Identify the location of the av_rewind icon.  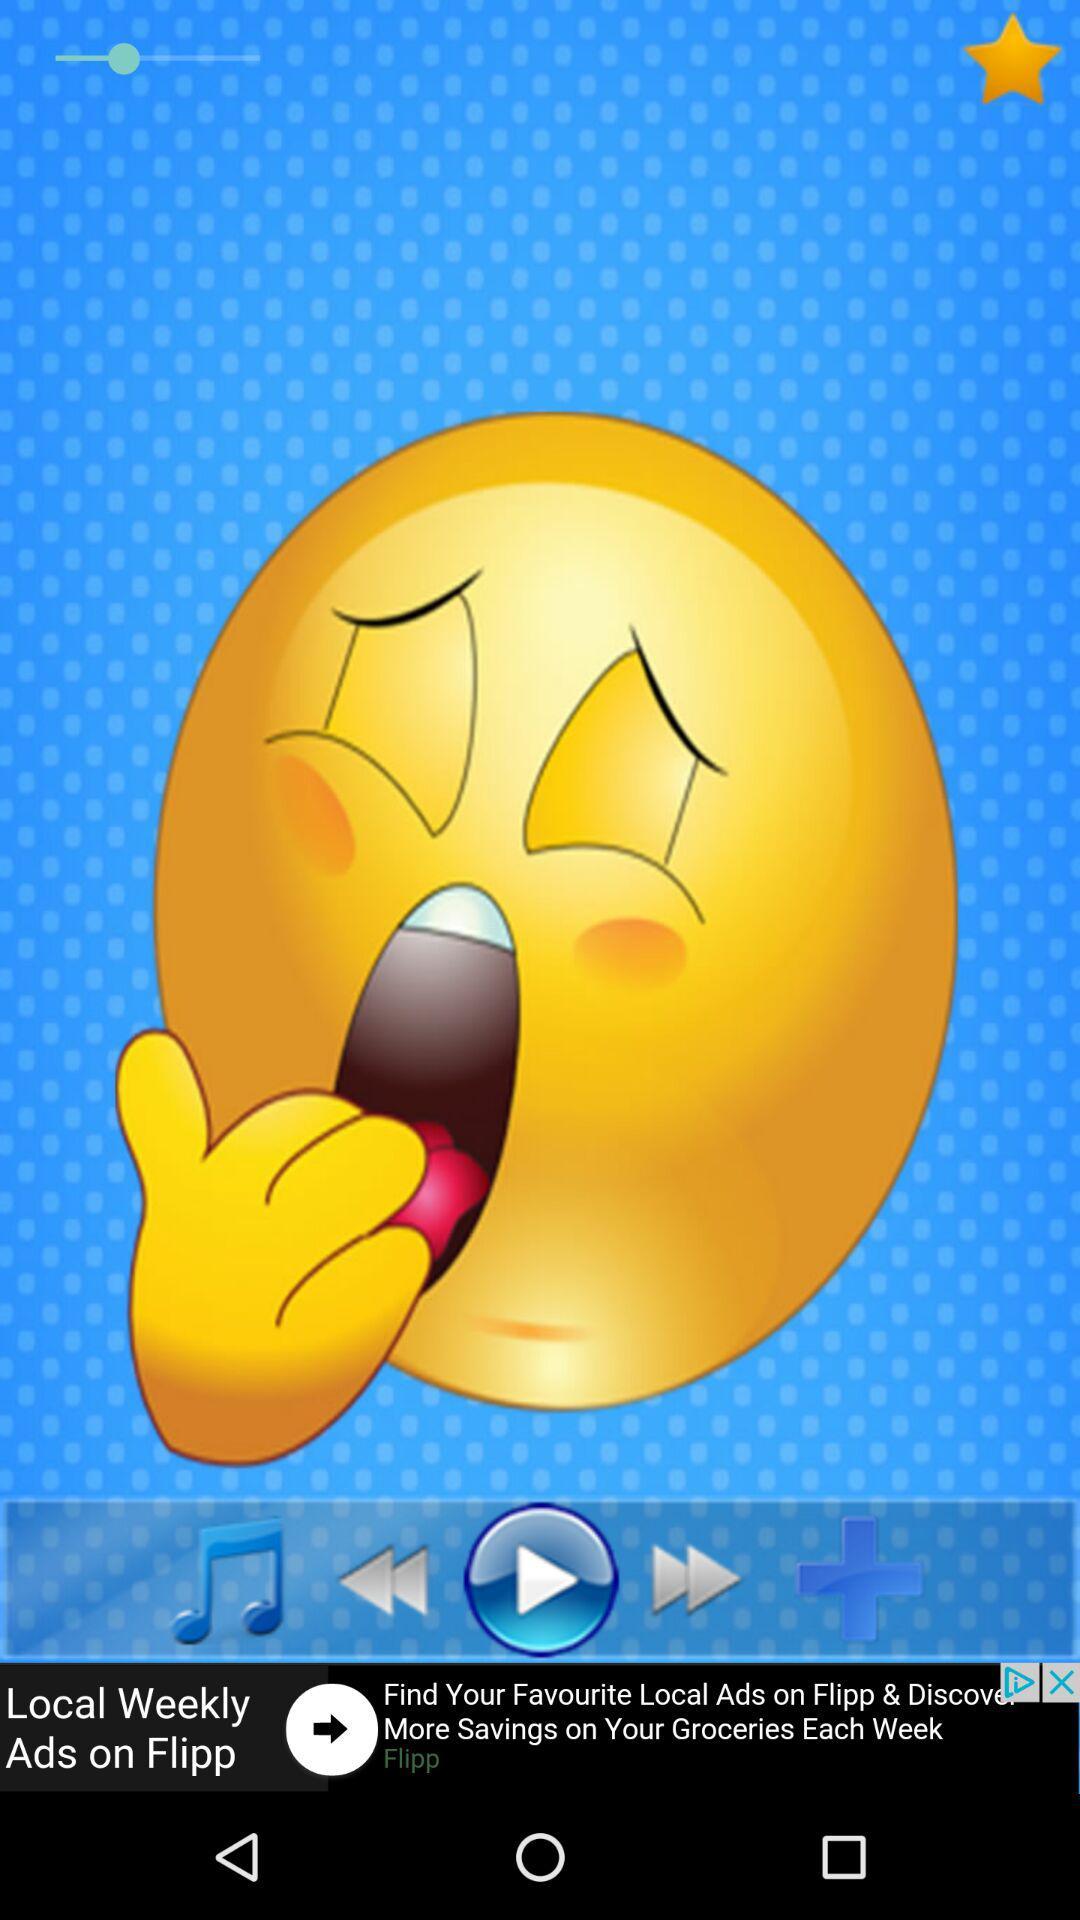
(371, 1577).